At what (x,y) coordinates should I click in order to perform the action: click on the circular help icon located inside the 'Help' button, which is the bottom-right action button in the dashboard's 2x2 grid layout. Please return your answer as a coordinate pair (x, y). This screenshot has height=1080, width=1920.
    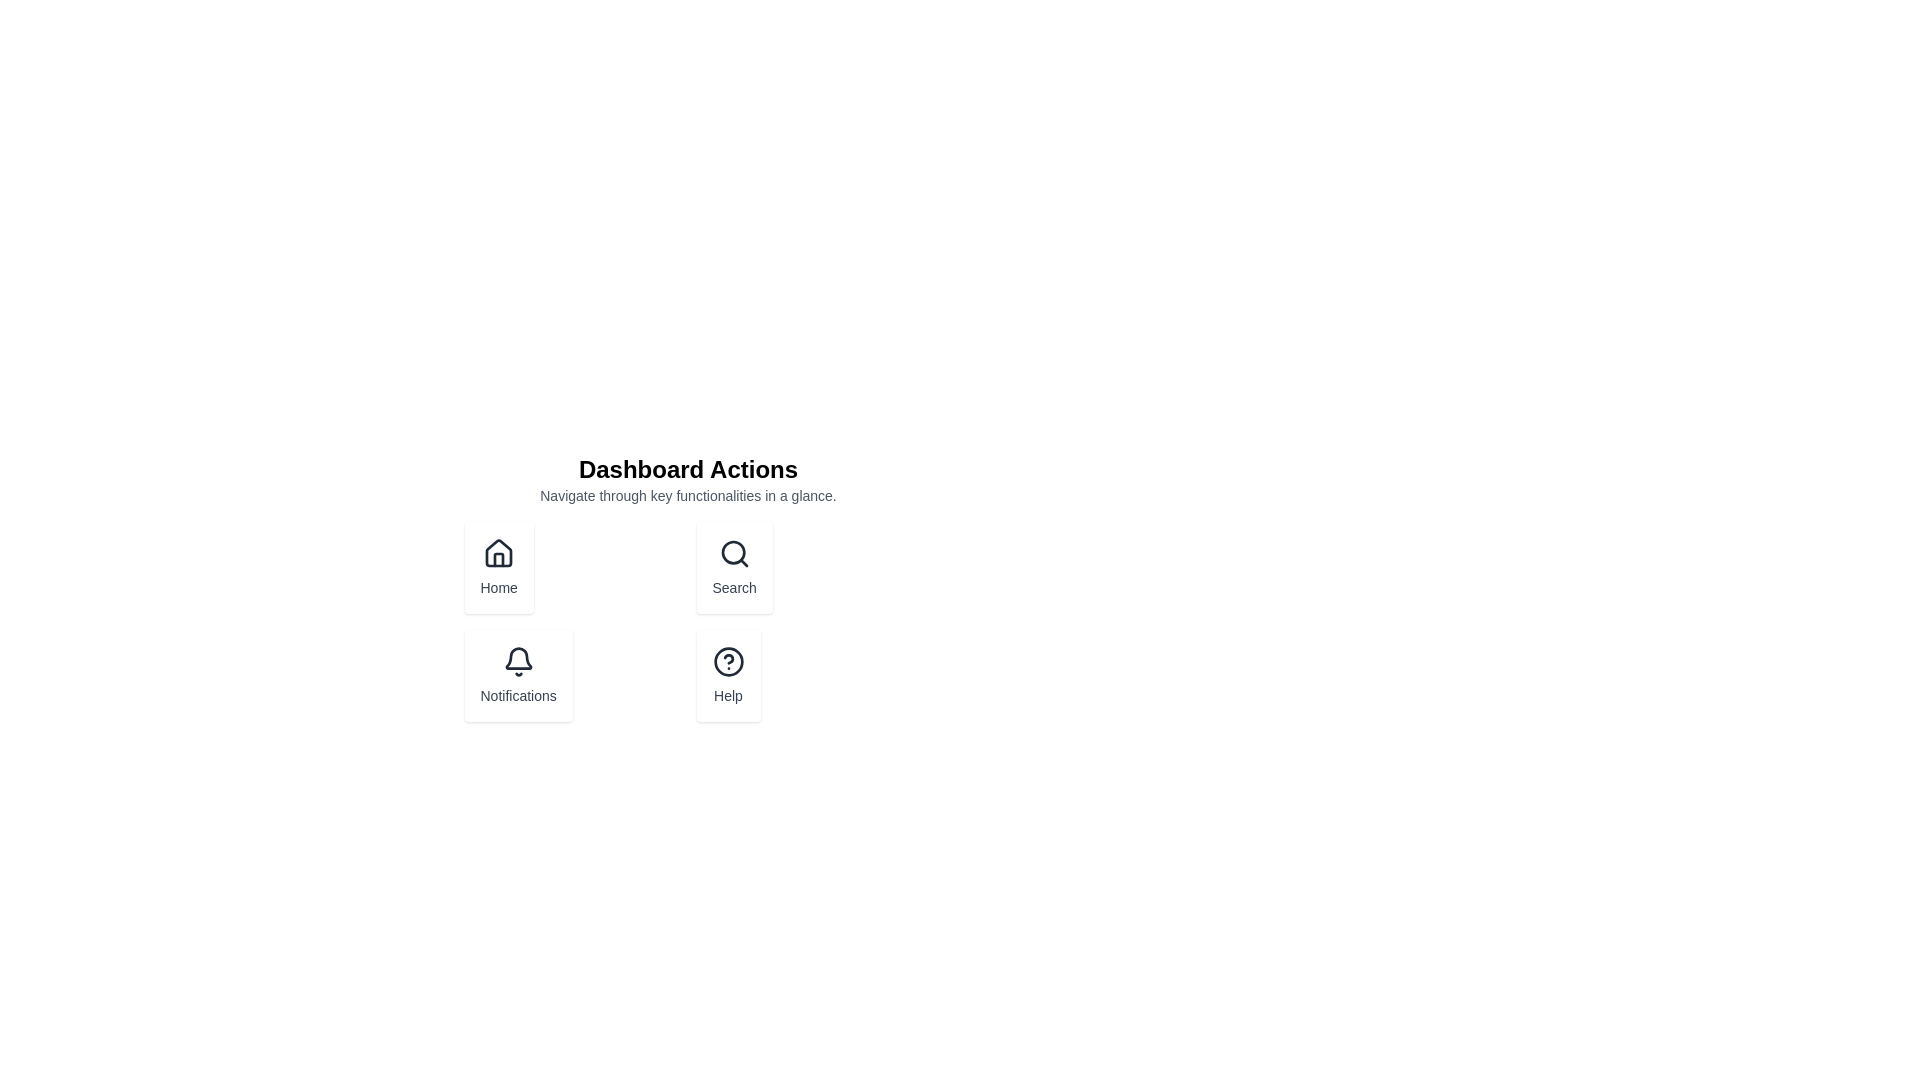
    Looking at the image, I should click on (727, 662).